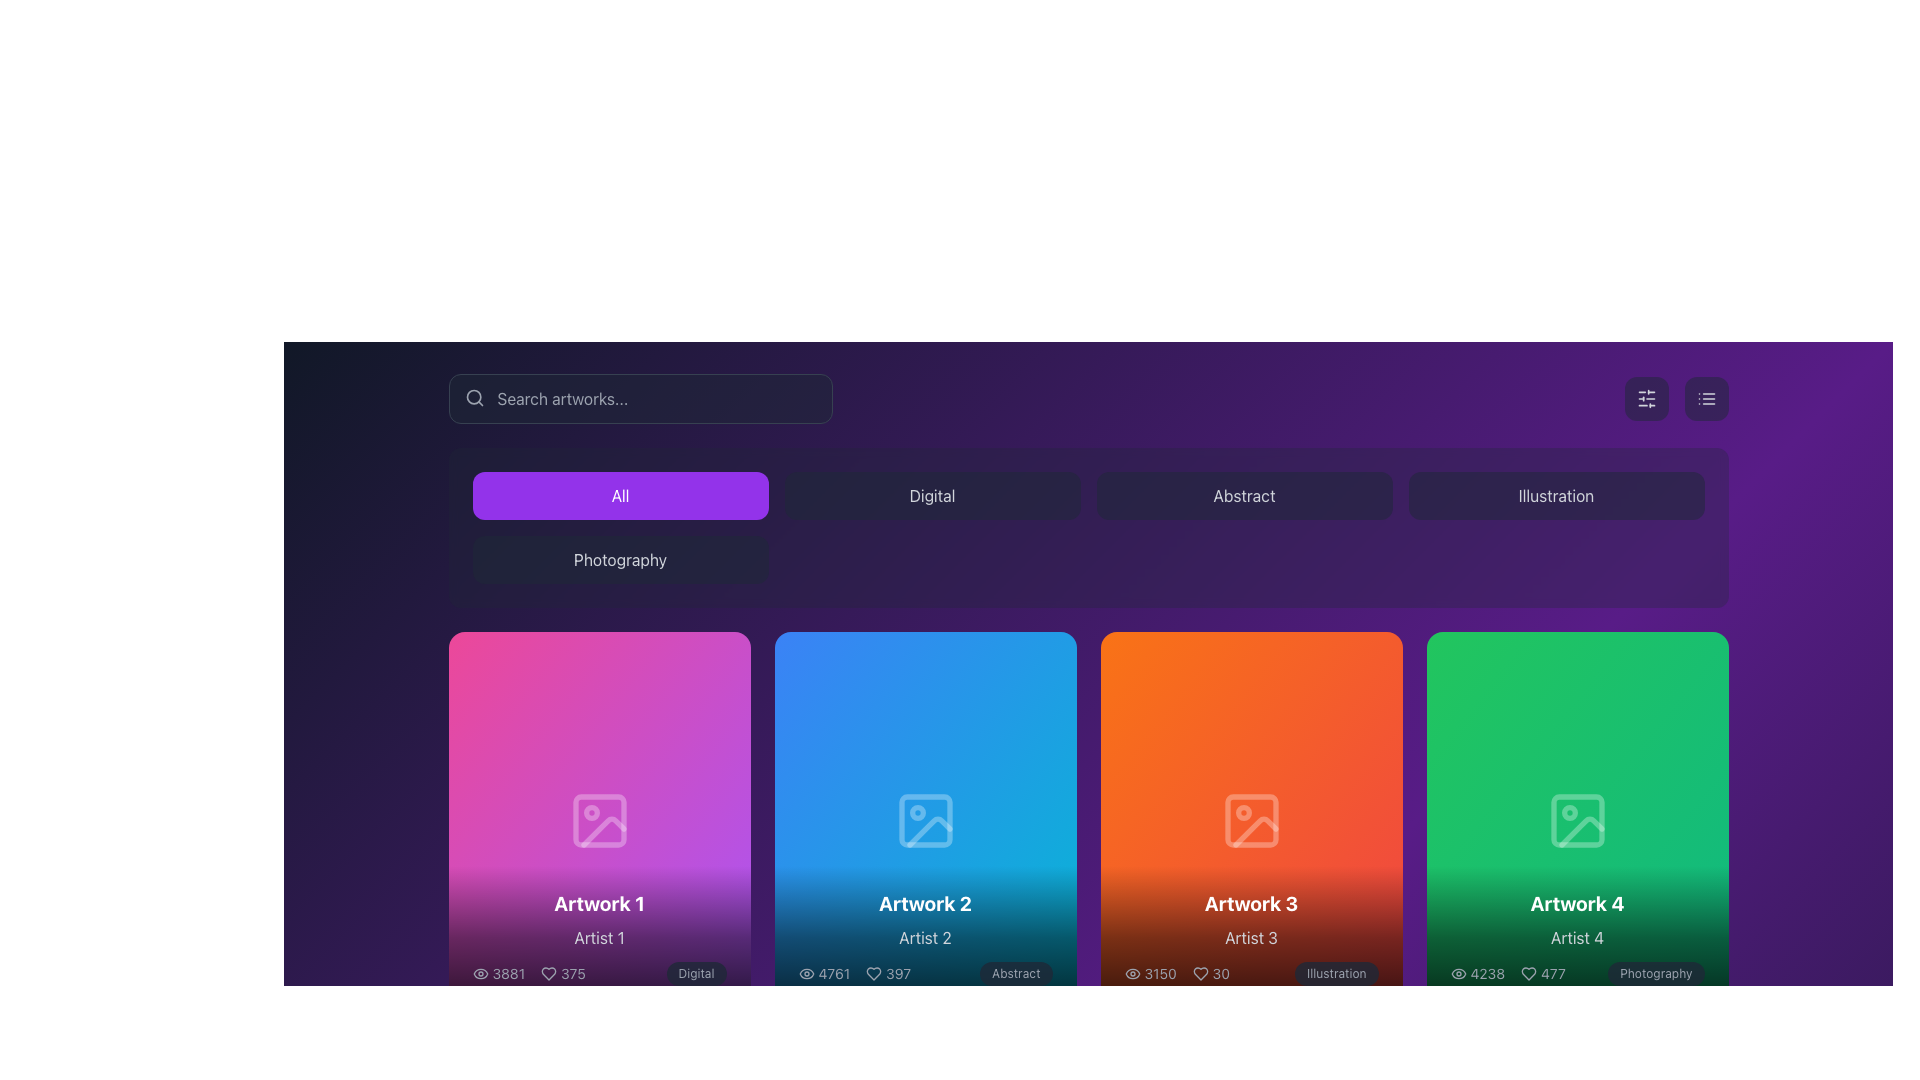 Image resolution: width=1920 pixels, height=1080 pixels. What do you see at coordinates (1576, 937) in the screenshot?
I see `text label displaying 'Artist 4', which is centrally aligned beneath 'Artwork 4' in a green card layout` at bounding box center [1576, 937].